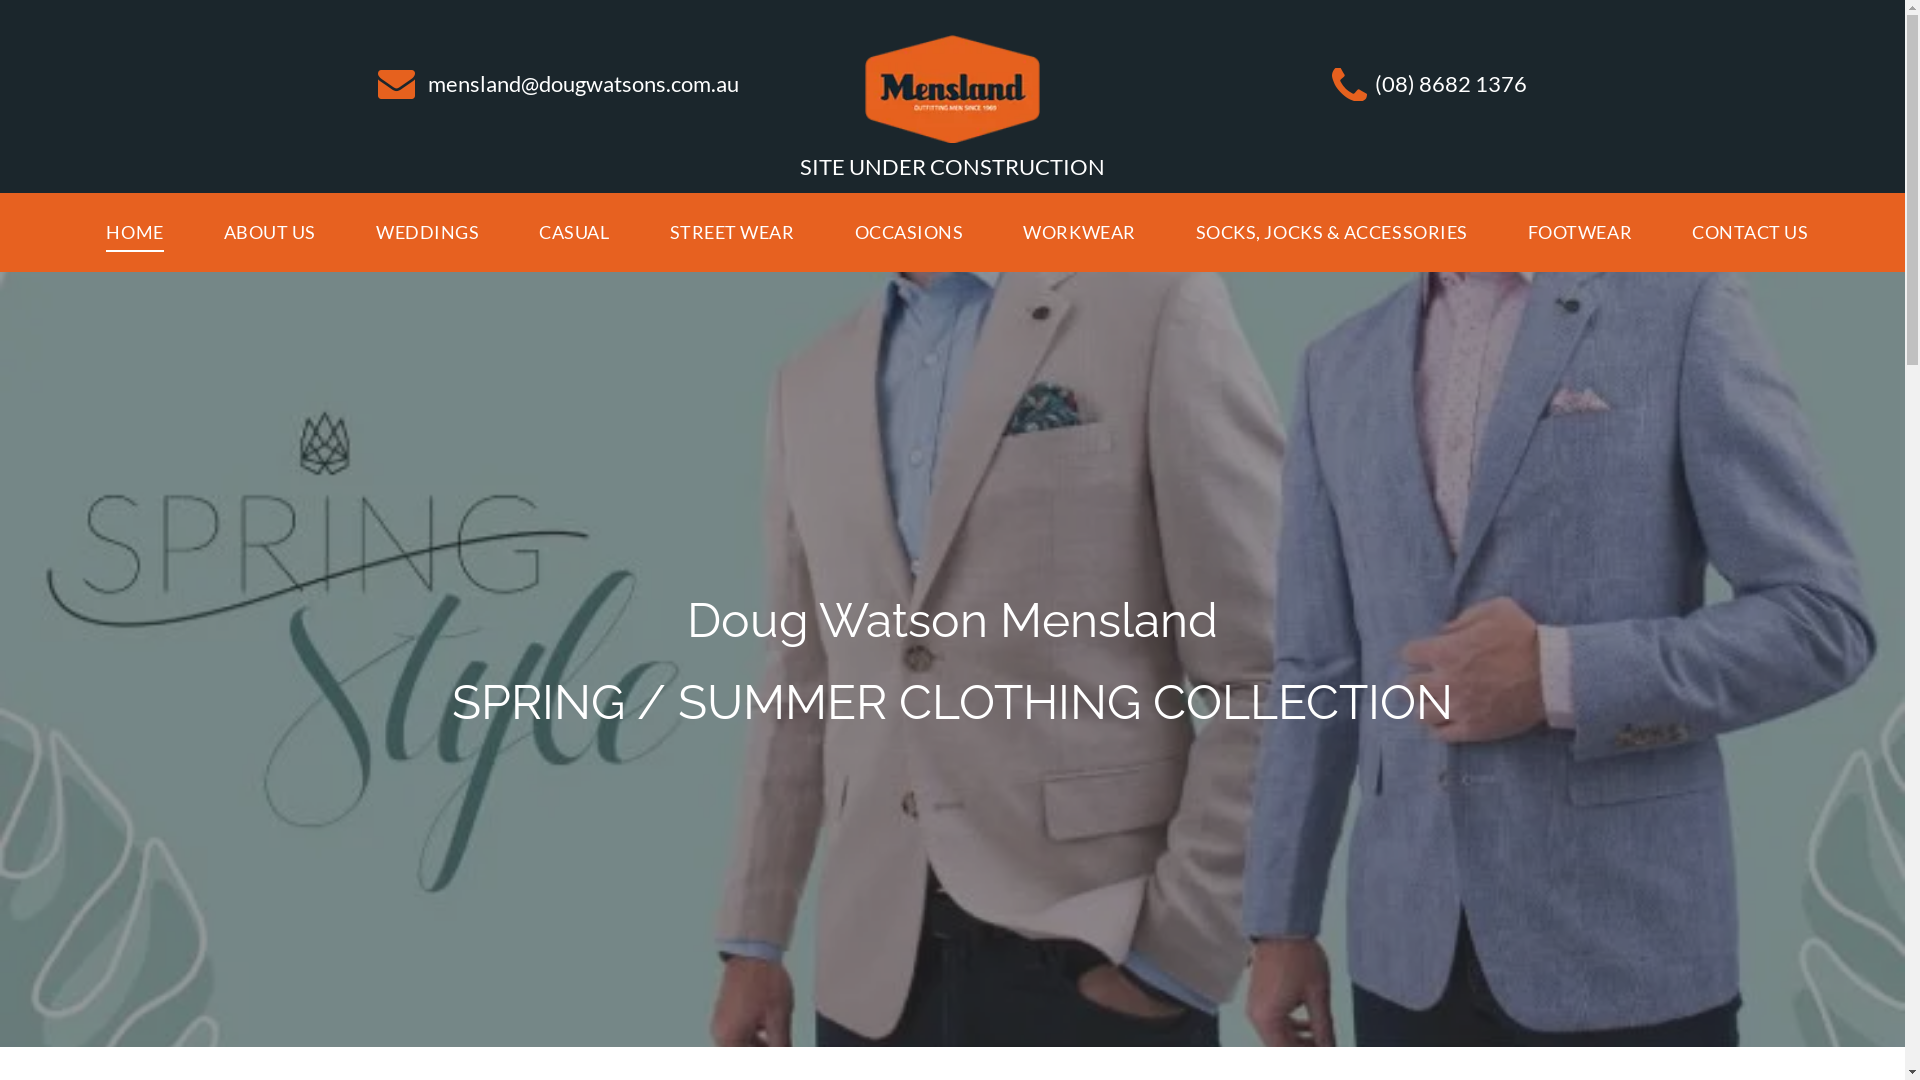  Describe the element at coordinates (268, 231) in the screenshot. I see `'ABOUT US'` at that location.